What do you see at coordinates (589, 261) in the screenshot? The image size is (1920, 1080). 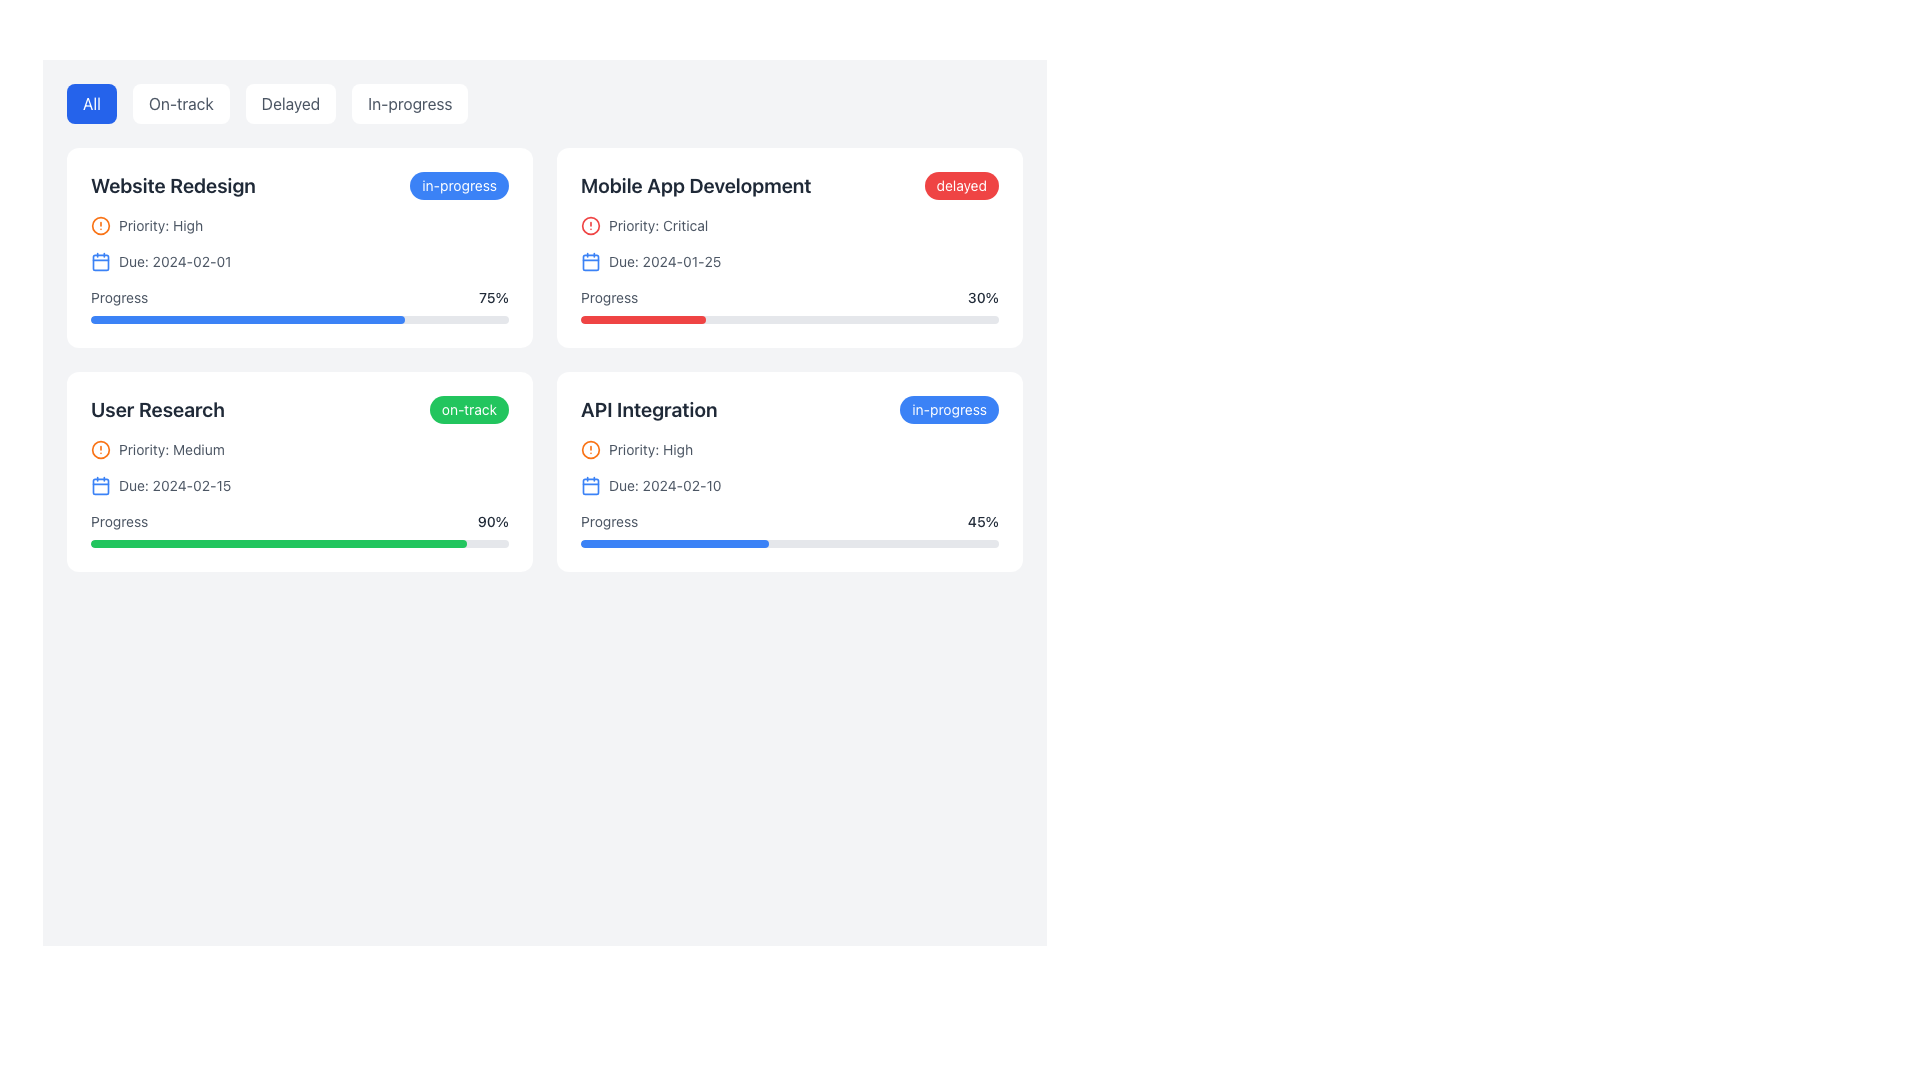 I see `the calendar icon styled with blue color and round edges, located to the left of the text 'Due: 2024-01-25' within the card labeled 'Mobile App Development'` at bounding box center [589, 261].